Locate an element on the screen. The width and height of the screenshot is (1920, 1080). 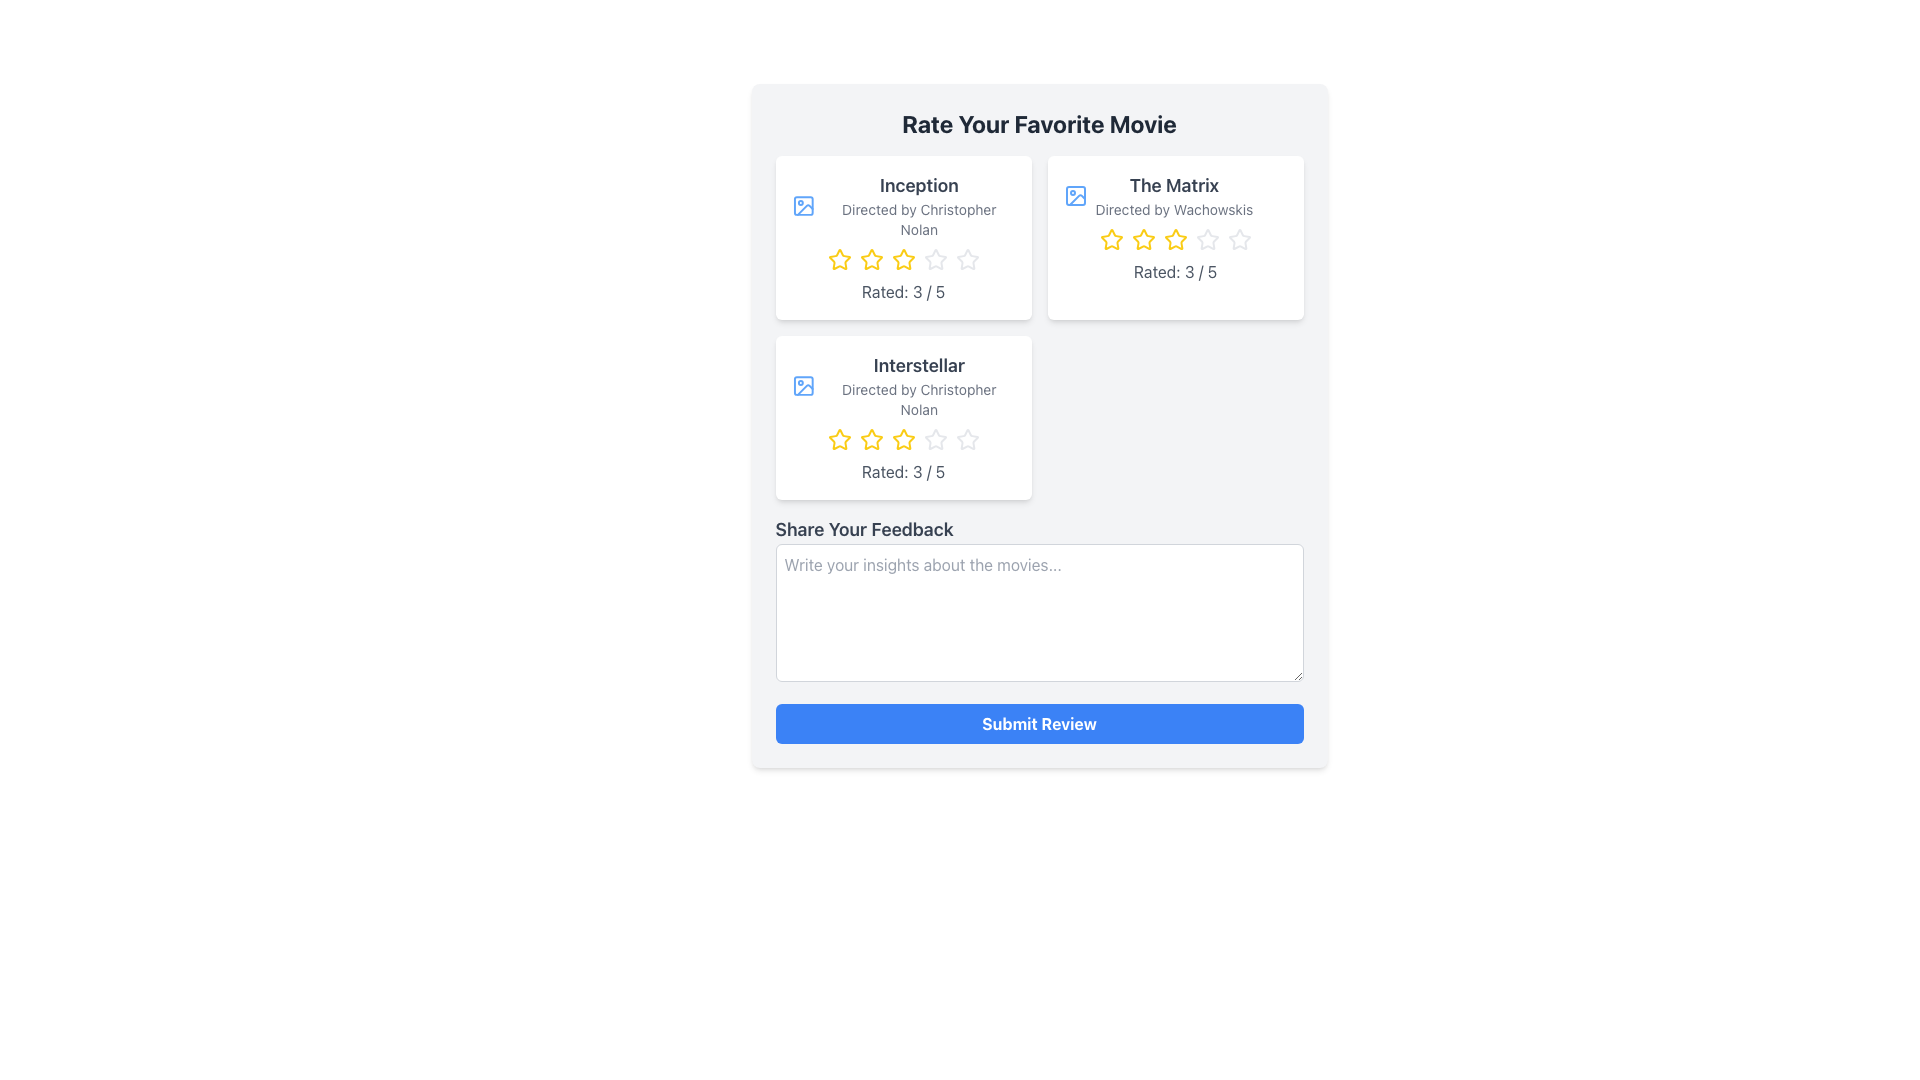
the text block that serves as the header for the movie 'Inception', displaying the movie title and director's name is located at coordinates (902, 205).